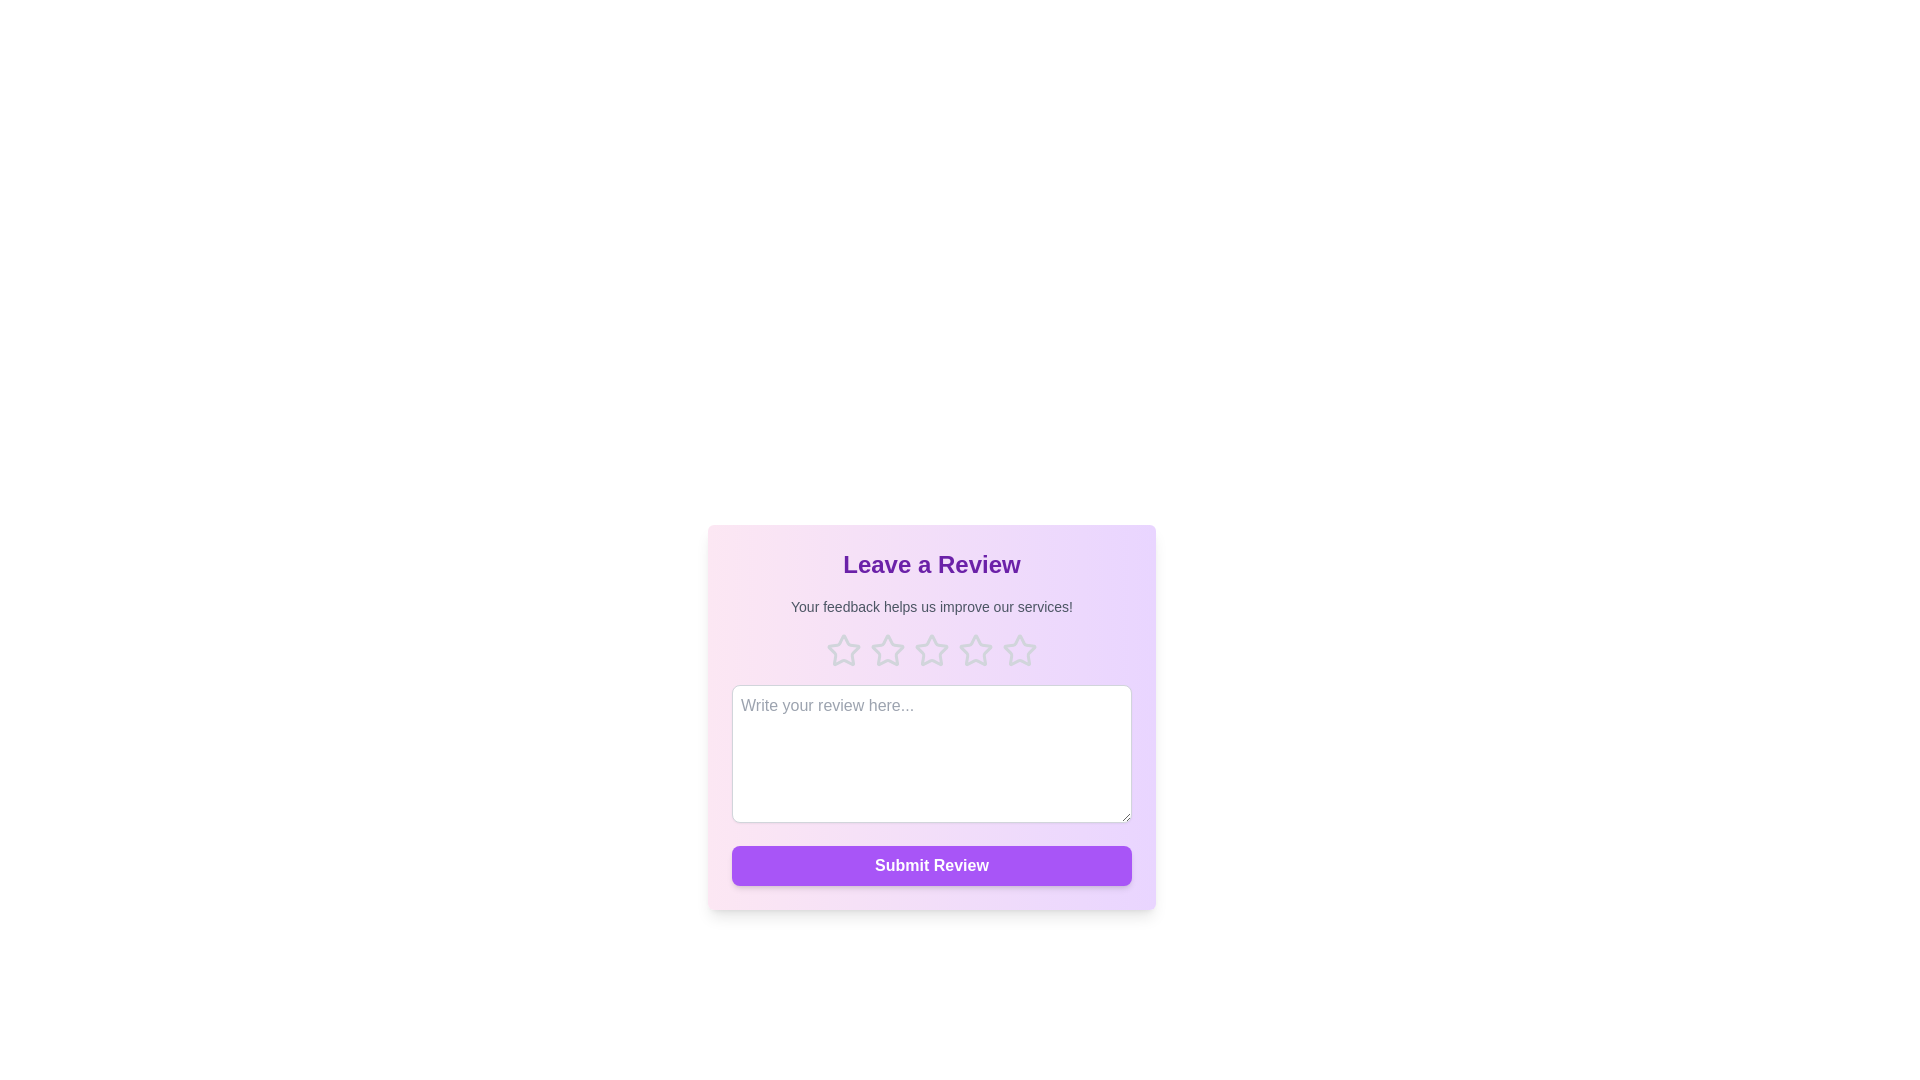 The width and height of the screenshot is (1920, 1080). I want to click on the rating to 4 stars by clicking on the corresponding star, so click(975, 651).